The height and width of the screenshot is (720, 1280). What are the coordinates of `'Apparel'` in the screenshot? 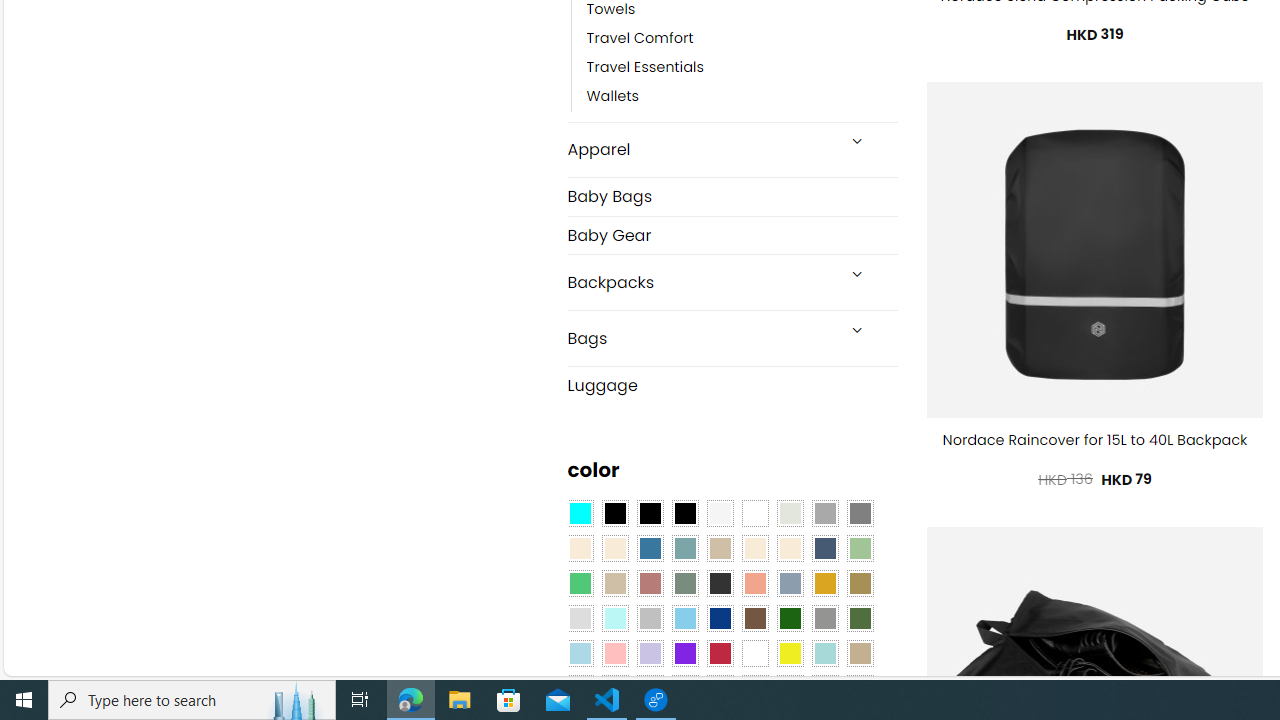 It's located at (700, 149).